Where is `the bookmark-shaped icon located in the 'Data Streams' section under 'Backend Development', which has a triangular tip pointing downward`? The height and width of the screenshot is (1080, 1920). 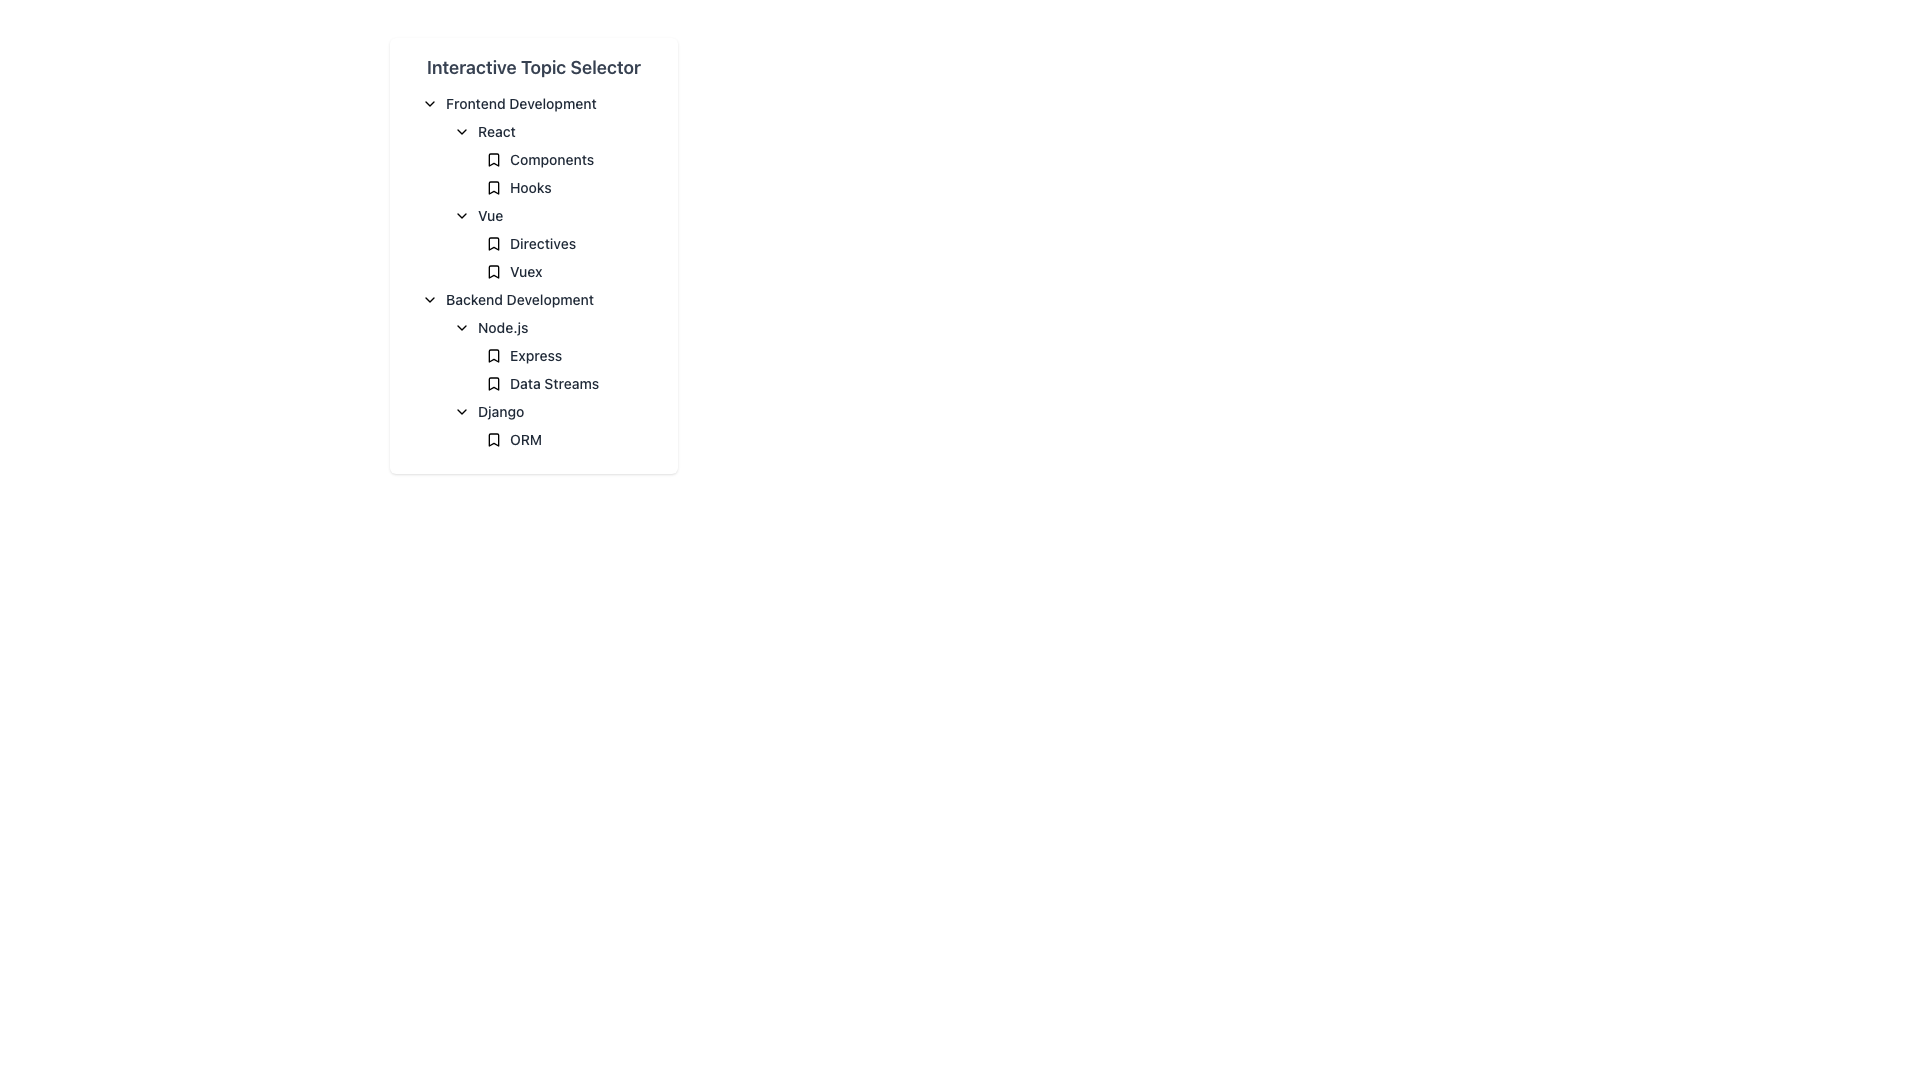
the bookmark-shaped icon located in the 'Data Streams' section under 'Backend Development', which has a triangular tip pointing downward is located at coordinates (494, 384).